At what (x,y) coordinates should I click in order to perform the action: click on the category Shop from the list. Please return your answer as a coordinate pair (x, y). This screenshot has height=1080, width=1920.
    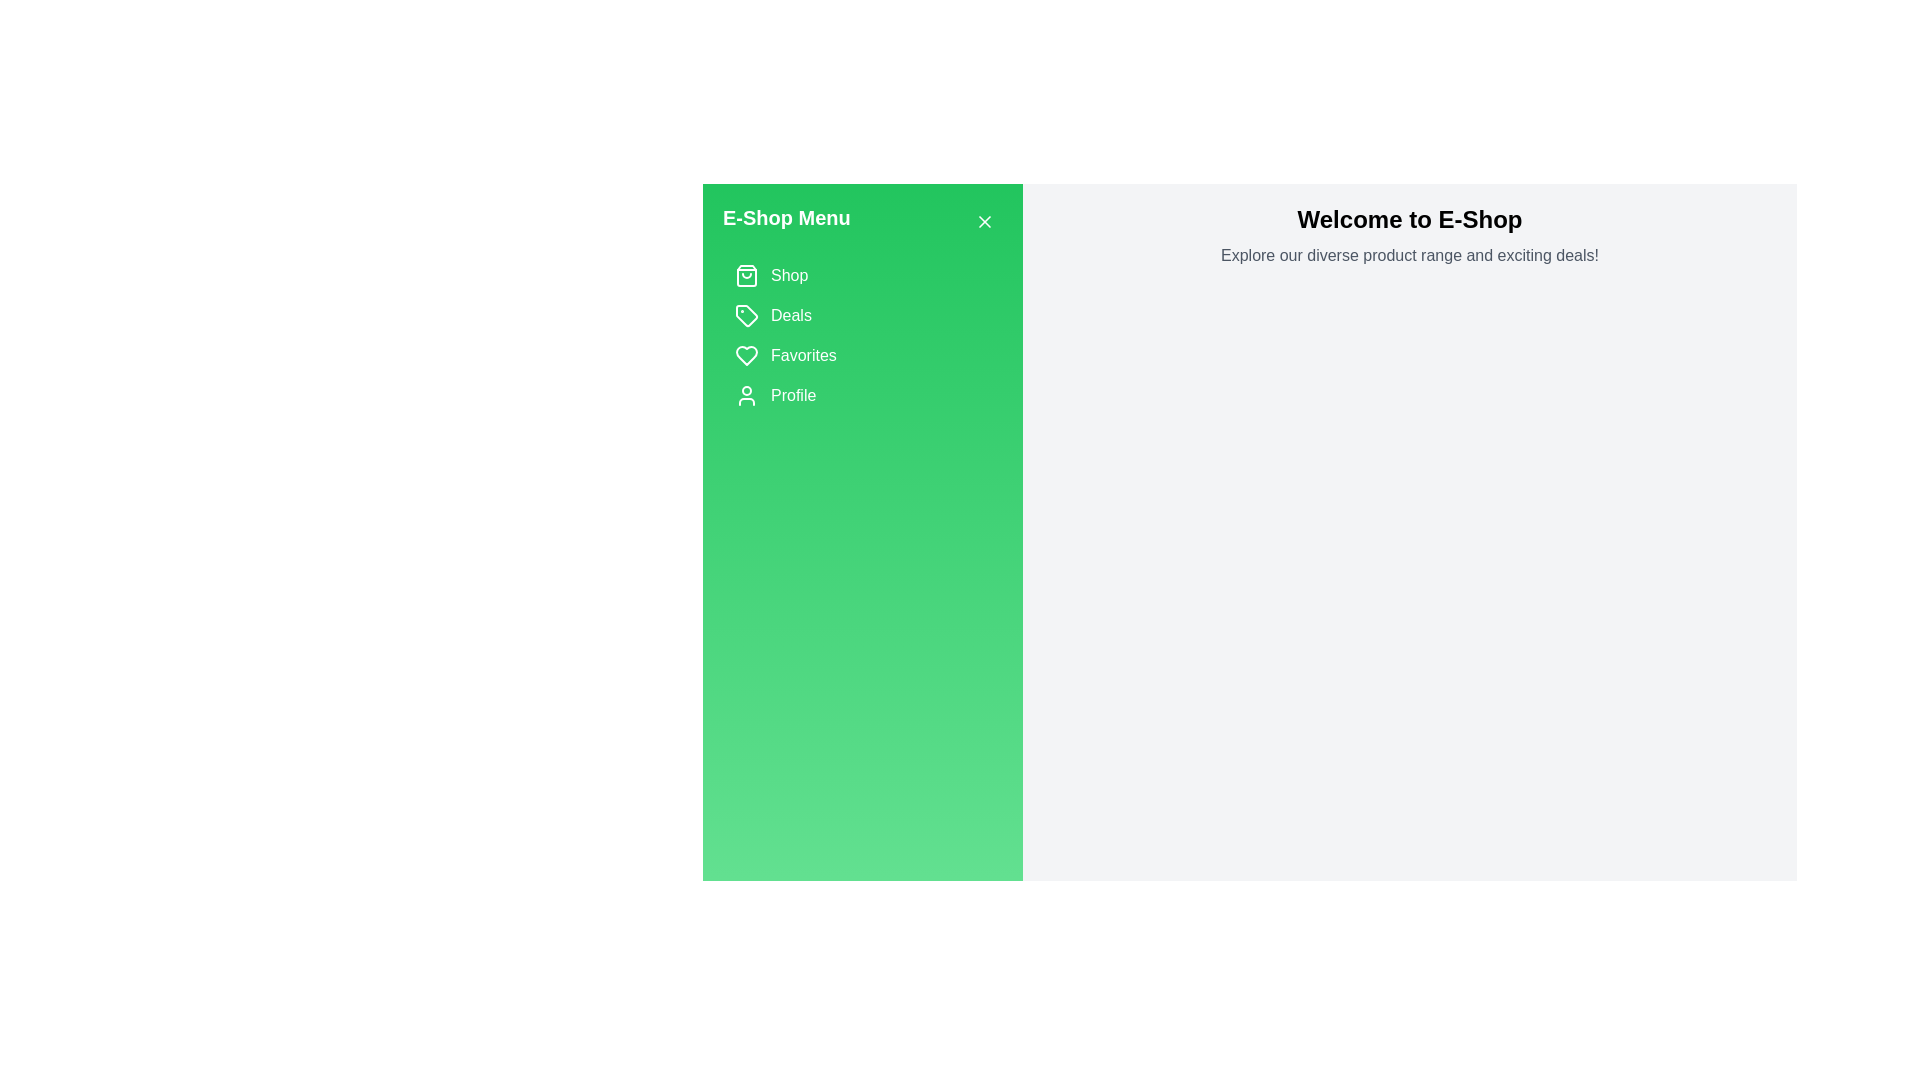
    Looking at the image, I should click on (863, 276).